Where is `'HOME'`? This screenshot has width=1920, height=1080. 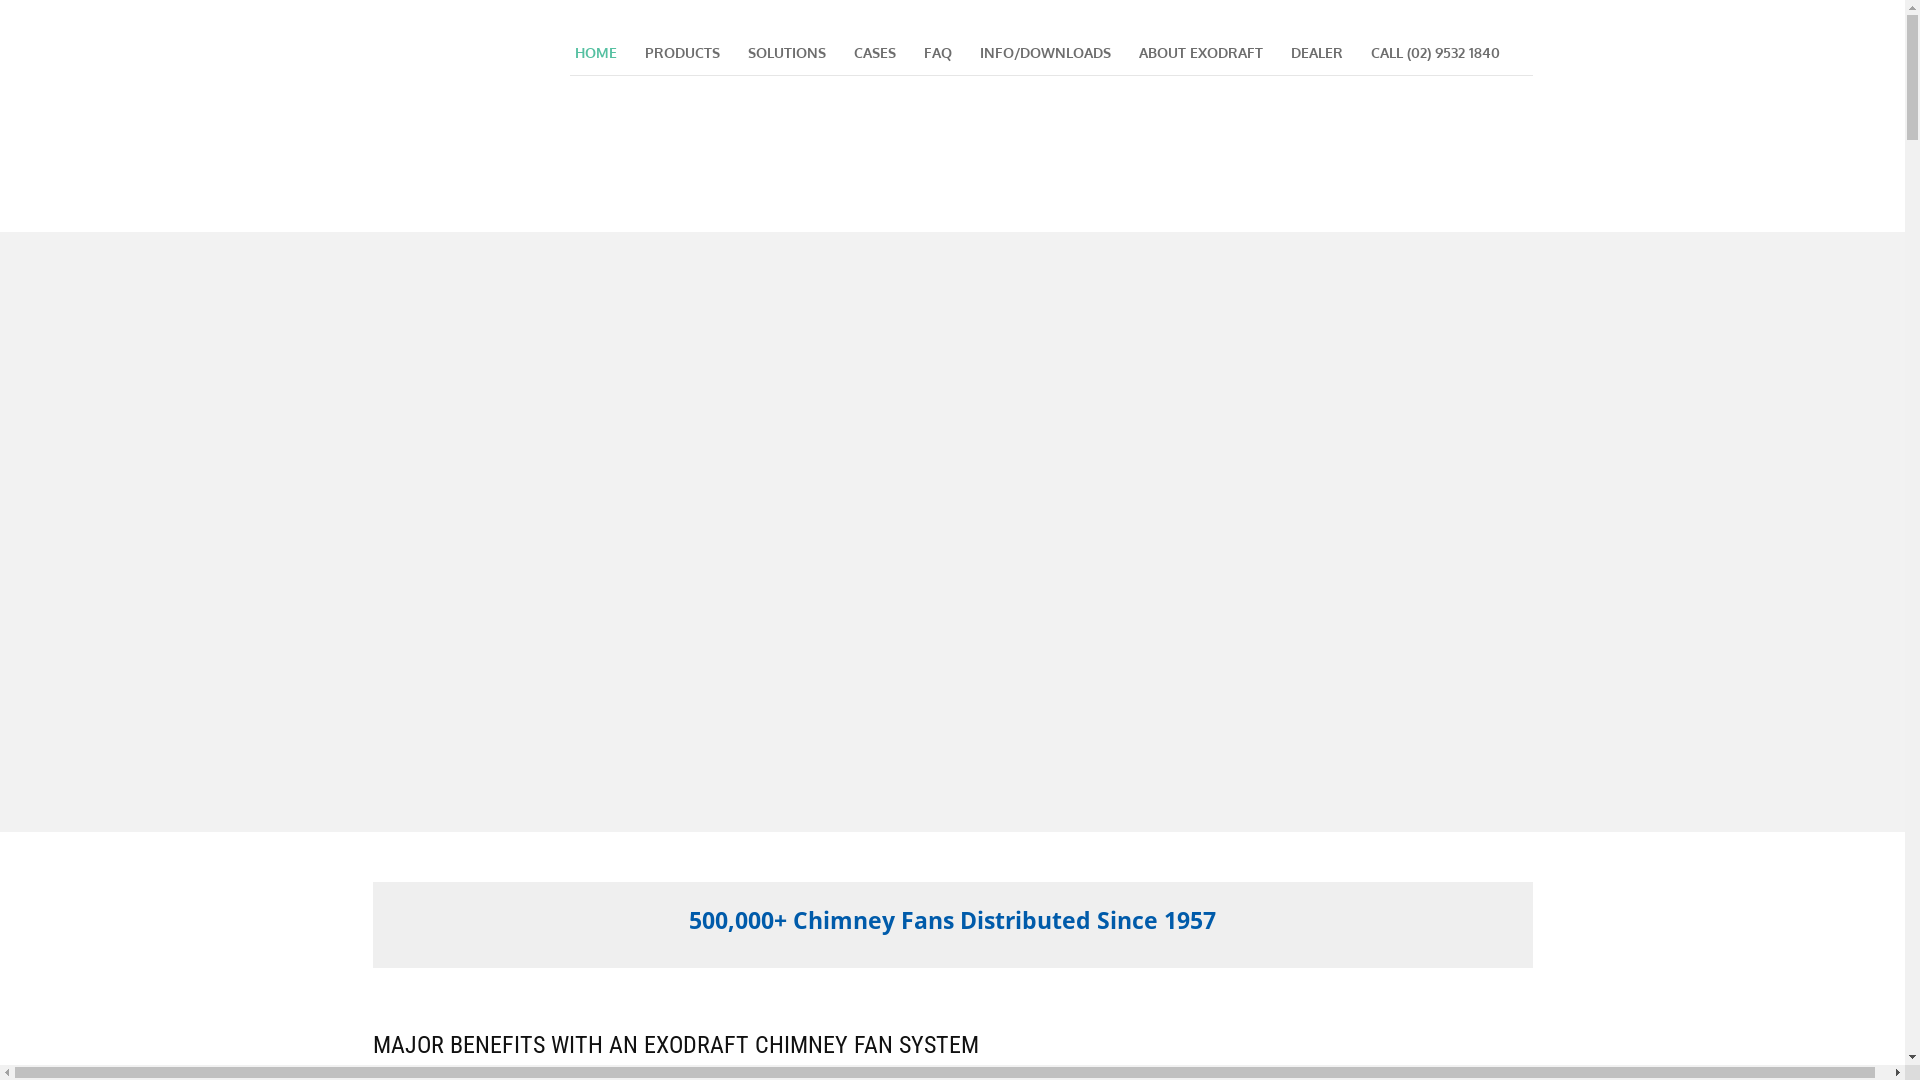
'HOME' is located at coordinates (594, 52).